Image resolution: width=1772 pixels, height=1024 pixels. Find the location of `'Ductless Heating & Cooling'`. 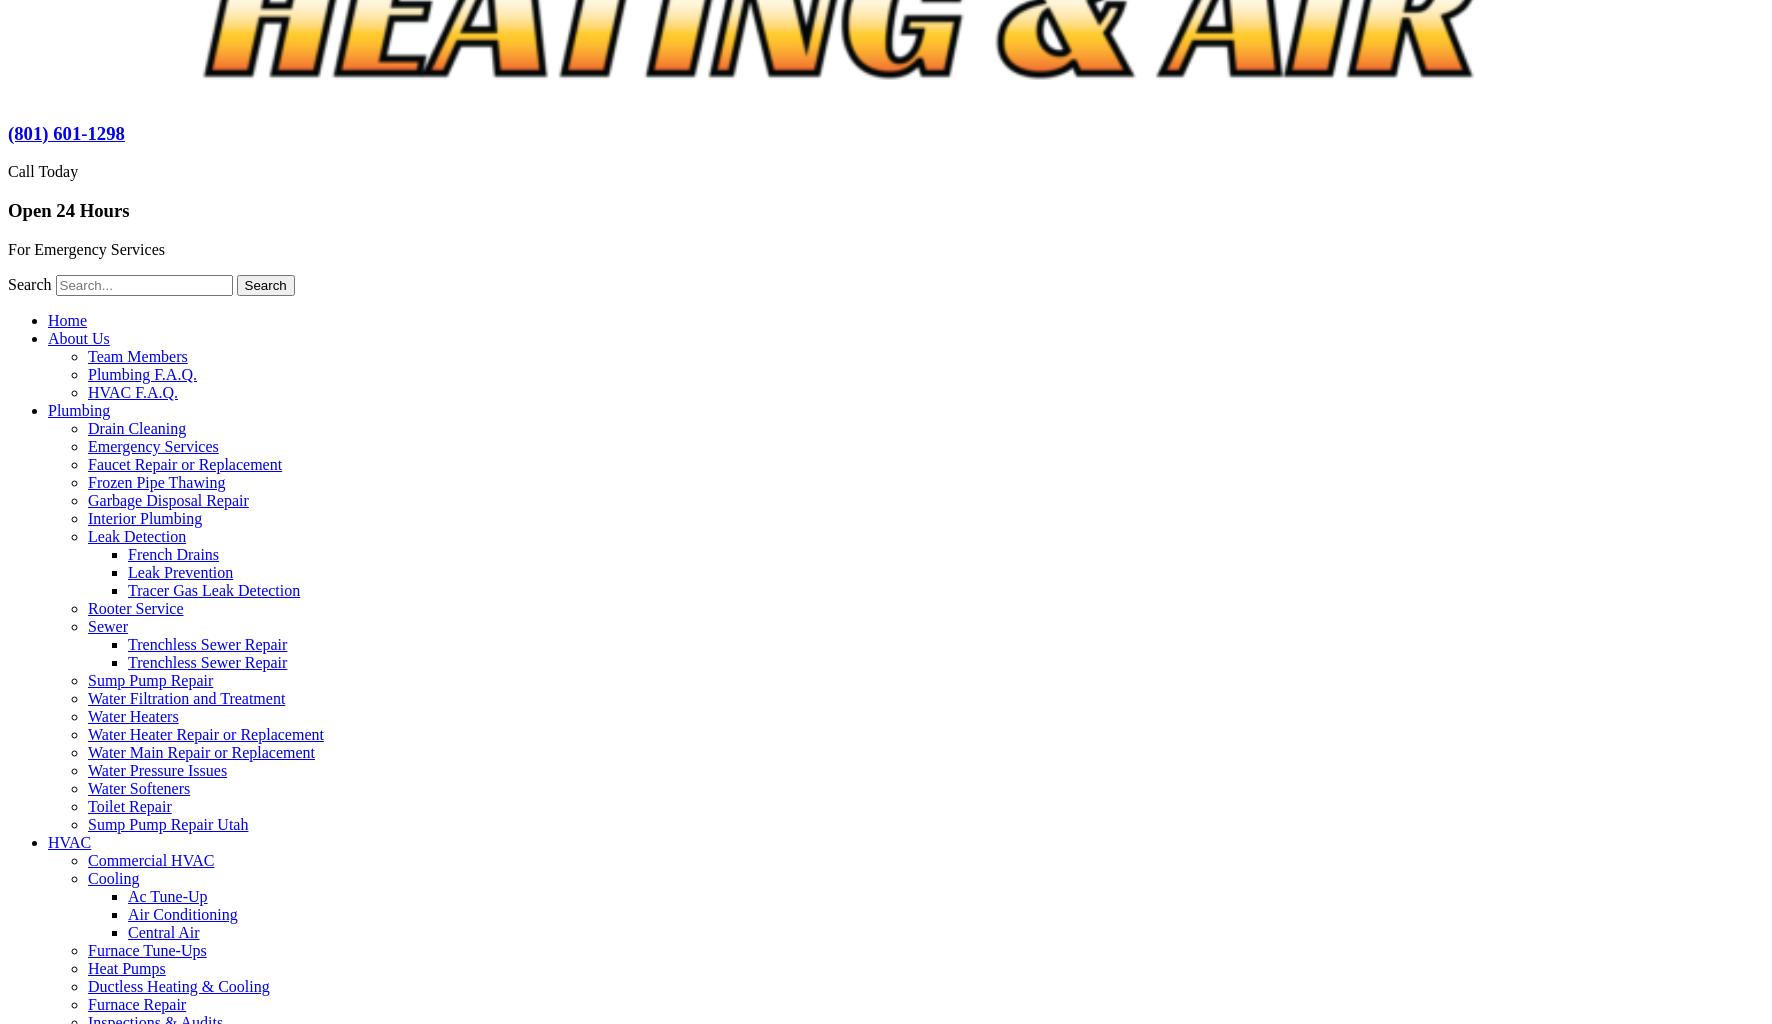

'Ductless Heating & Cooling' is located at coordinates (178, 984).